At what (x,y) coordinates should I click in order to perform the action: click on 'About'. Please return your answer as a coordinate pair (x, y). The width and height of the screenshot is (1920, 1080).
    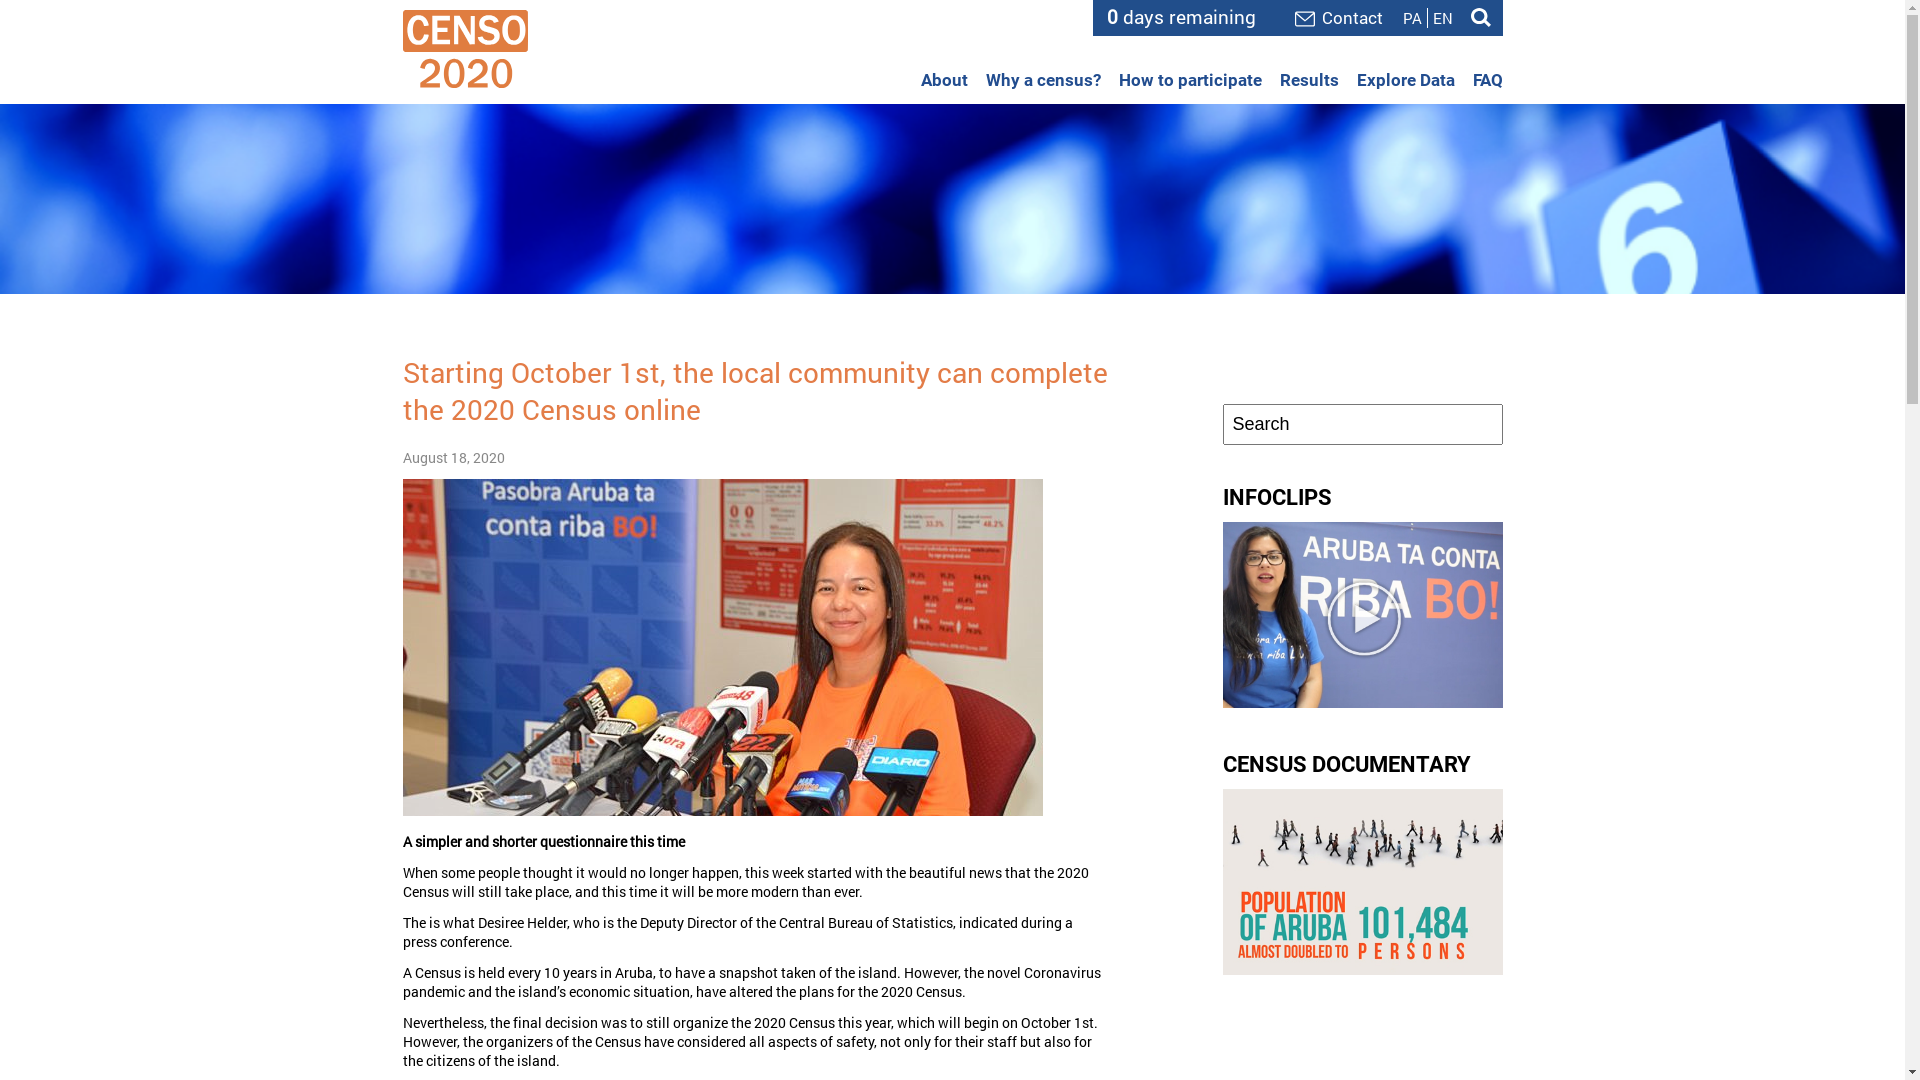
    Looking at the image, I should click on (942, 79).